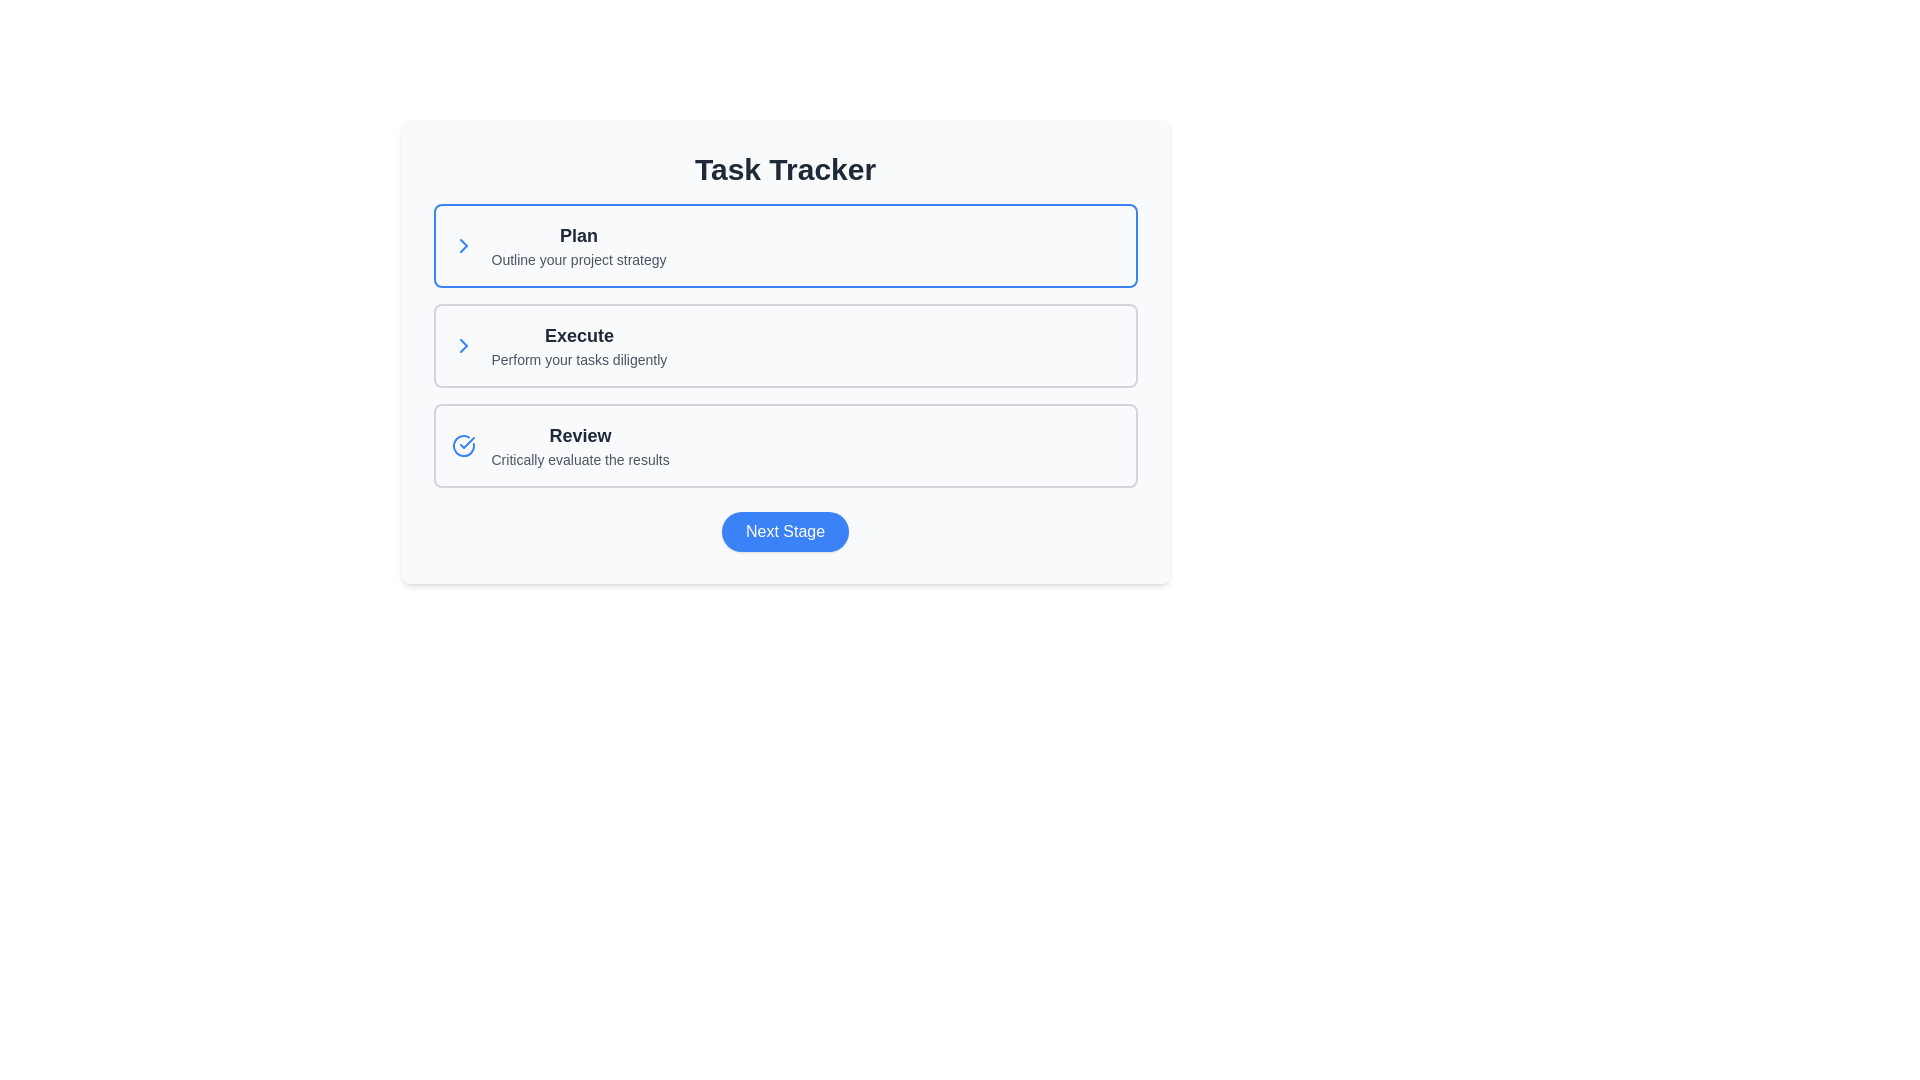  I want to click on text in the middle text block that provides information about the 'Execute' stage, which is located between the 'Plan' and 'Review' segments, so click(578, 345).